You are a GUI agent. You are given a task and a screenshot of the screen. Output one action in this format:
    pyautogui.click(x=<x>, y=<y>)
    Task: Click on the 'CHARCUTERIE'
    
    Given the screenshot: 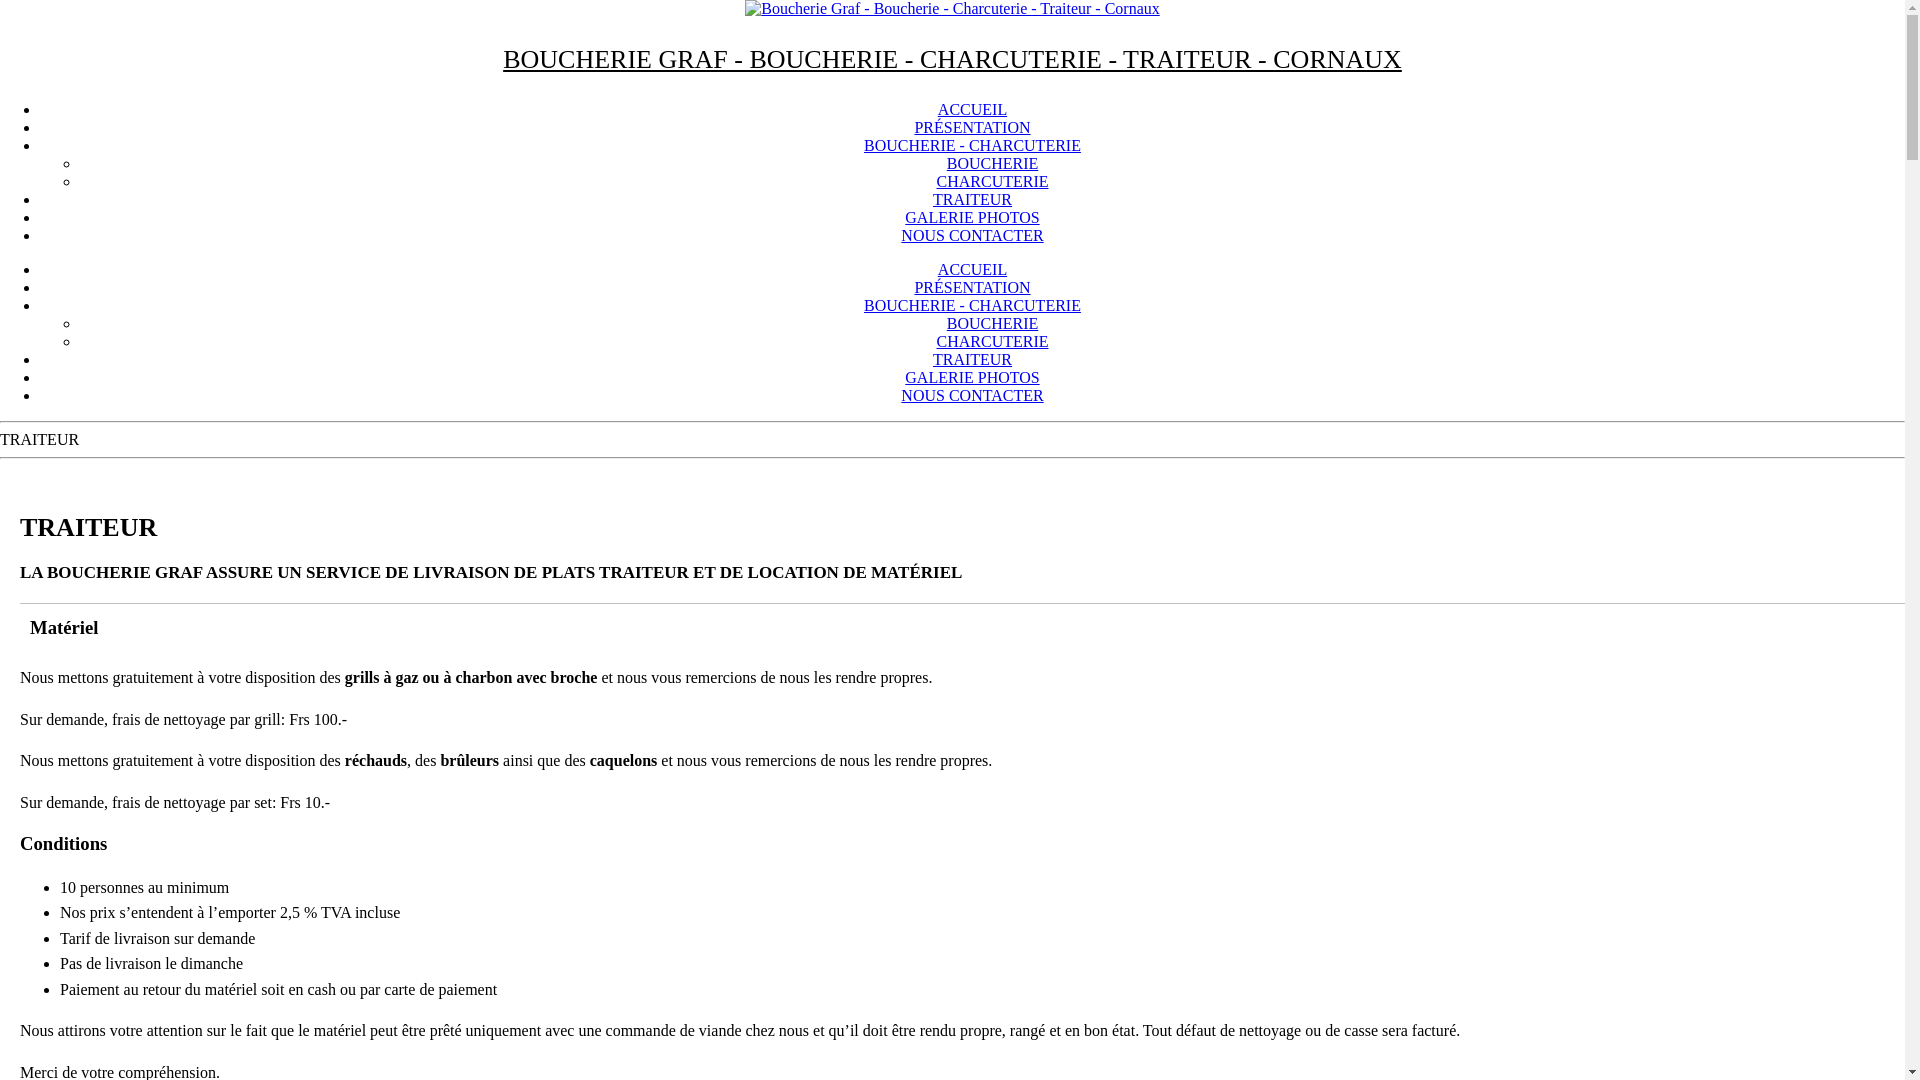 What is the action you would take?
    pyautogui.click(x=992, y=340)
    